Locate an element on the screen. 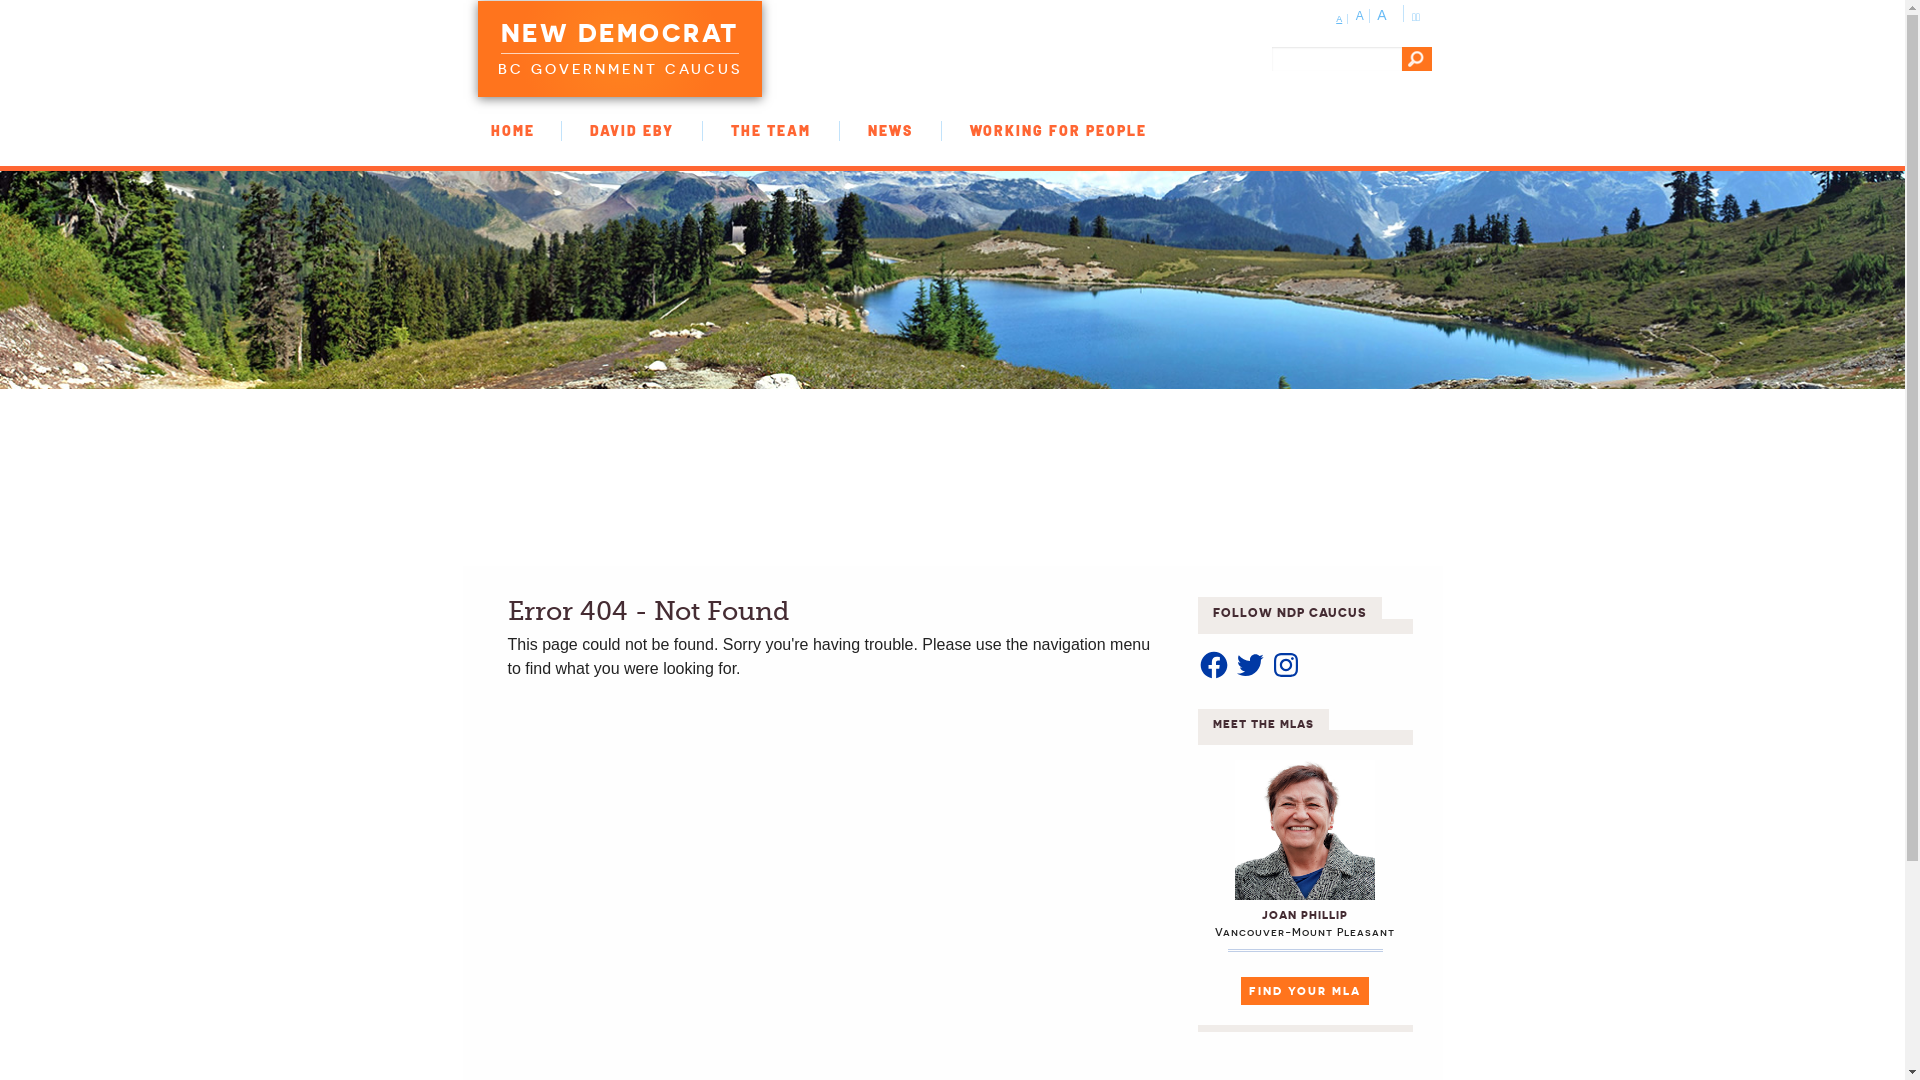 The height and width of the screenshot is (1080, 1920). 'Twitter' is located at coordinates (1248, 664).